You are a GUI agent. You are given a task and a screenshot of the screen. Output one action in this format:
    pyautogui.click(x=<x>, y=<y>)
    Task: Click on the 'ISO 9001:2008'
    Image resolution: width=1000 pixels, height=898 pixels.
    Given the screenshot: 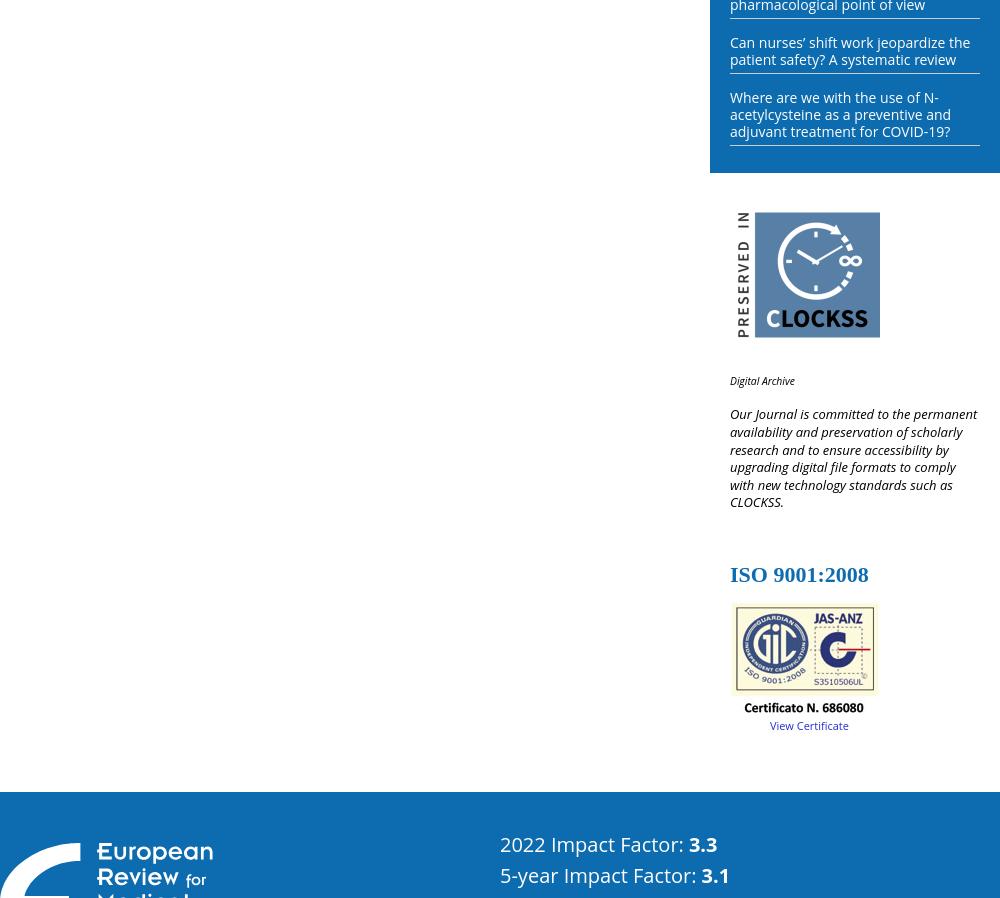 What is the action you would take?
    pyautogui.click(x=799, y=572)
    